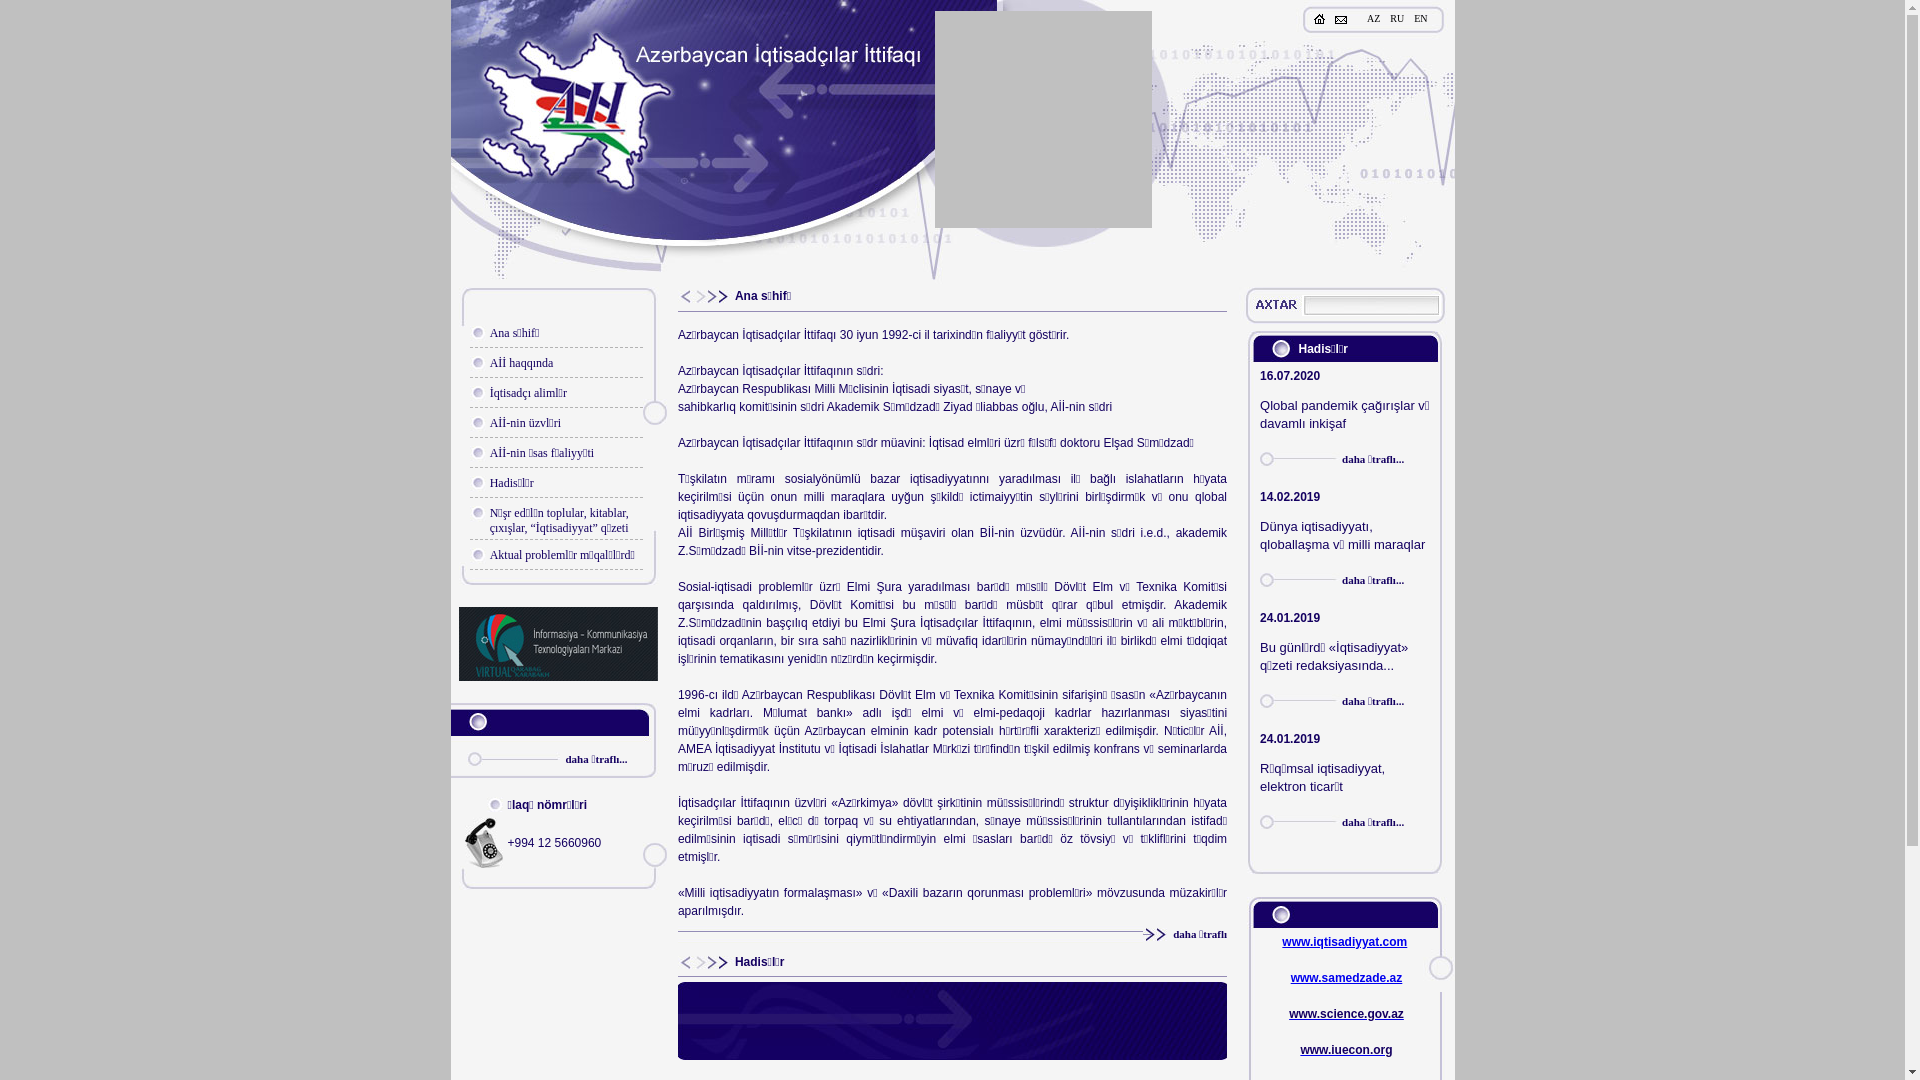 This screenshot has height=1080, width=1920. Describe the element at coordinates (1345, 1048) in the screenshot. I see `'www.iuecon.org'` at that location.